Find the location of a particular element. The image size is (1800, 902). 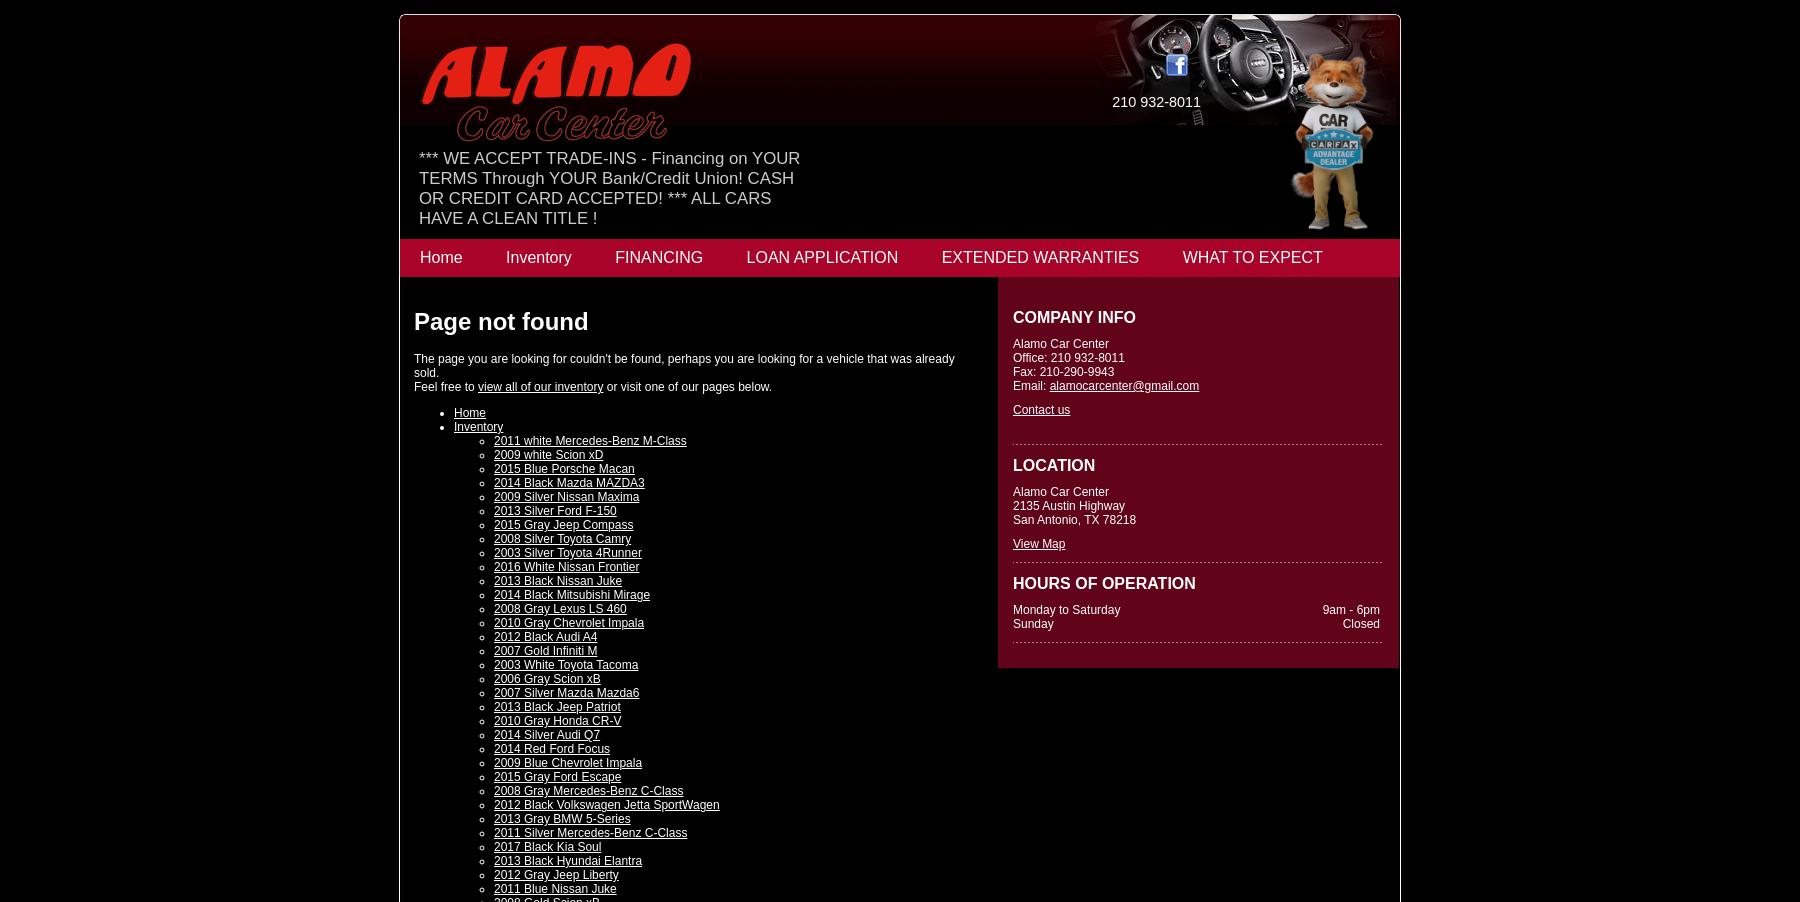

'2003 White Toyota Tacoma' is located at coordinates (565, 664).